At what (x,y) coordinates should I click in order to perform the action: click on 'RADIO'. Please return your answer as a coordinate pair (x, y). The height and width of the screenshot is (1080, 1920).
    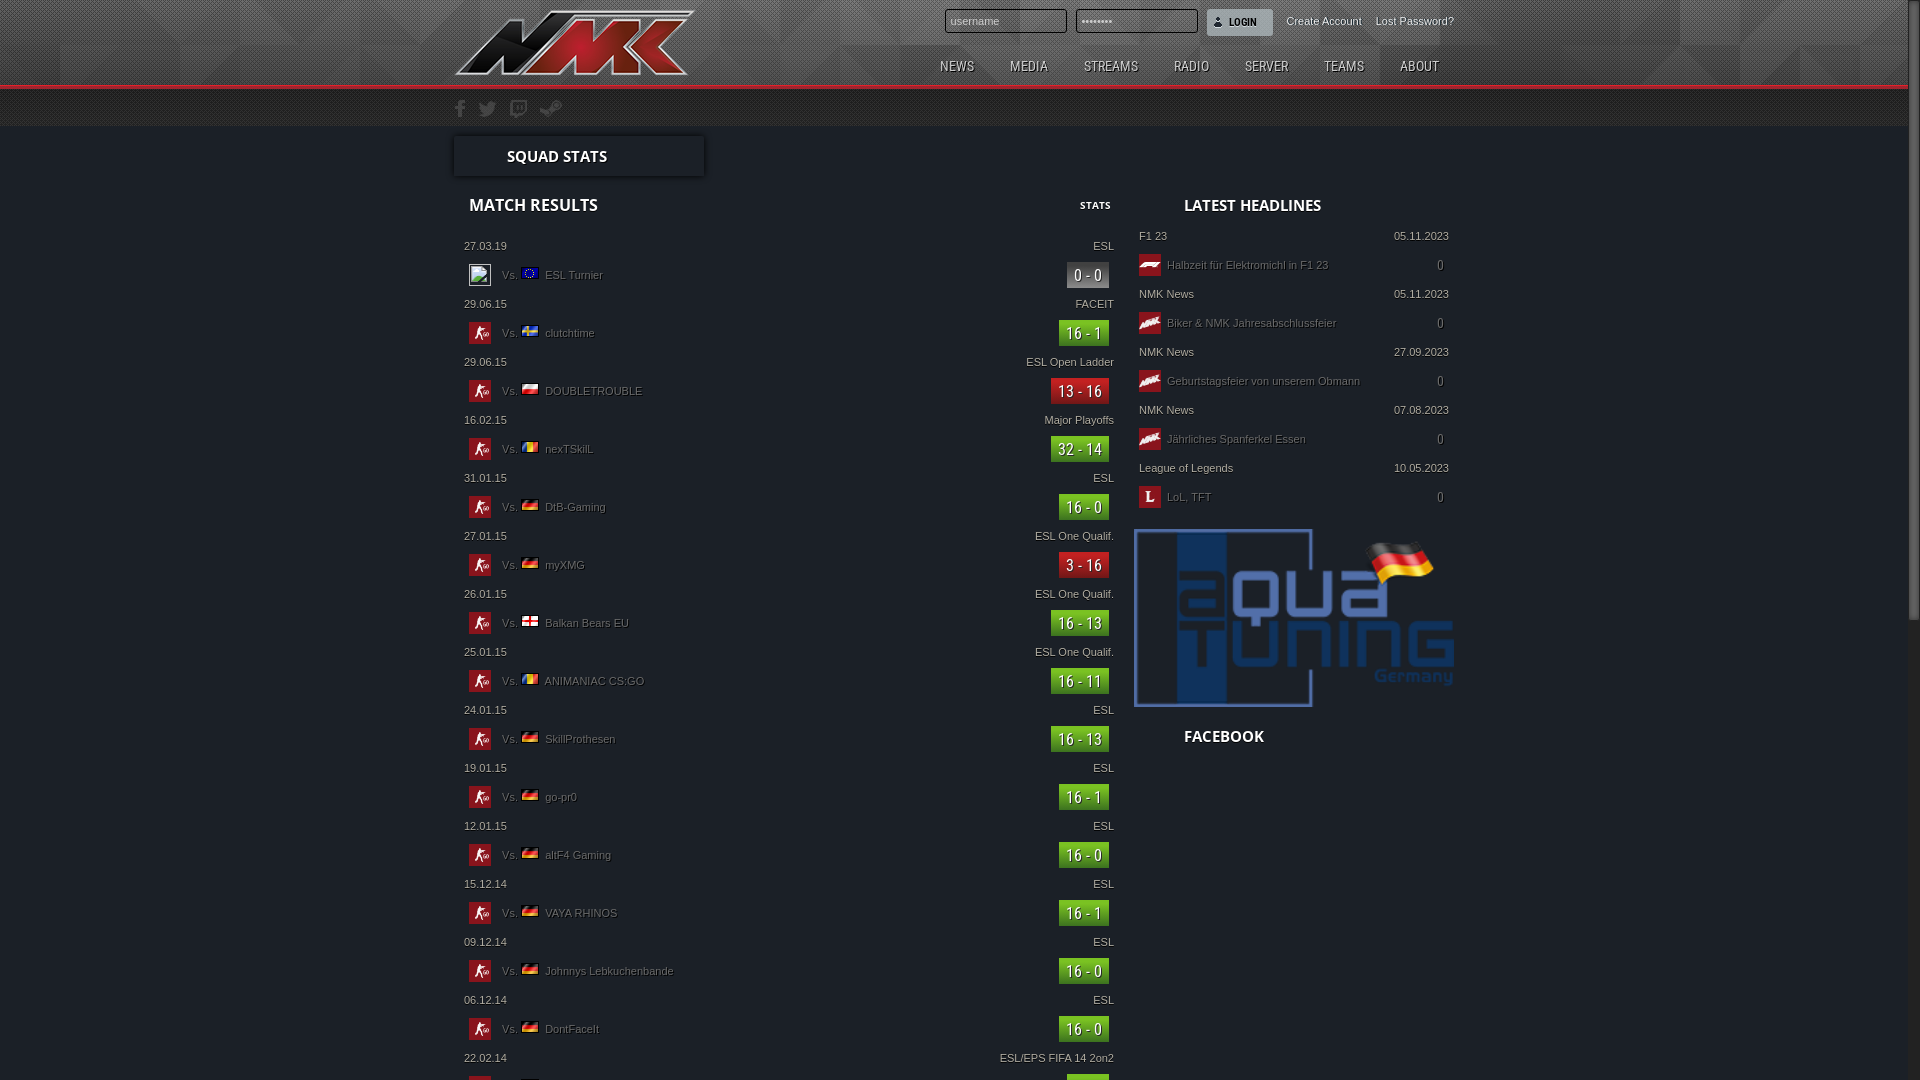
    Looking at the image, I should click on (1191, 64).